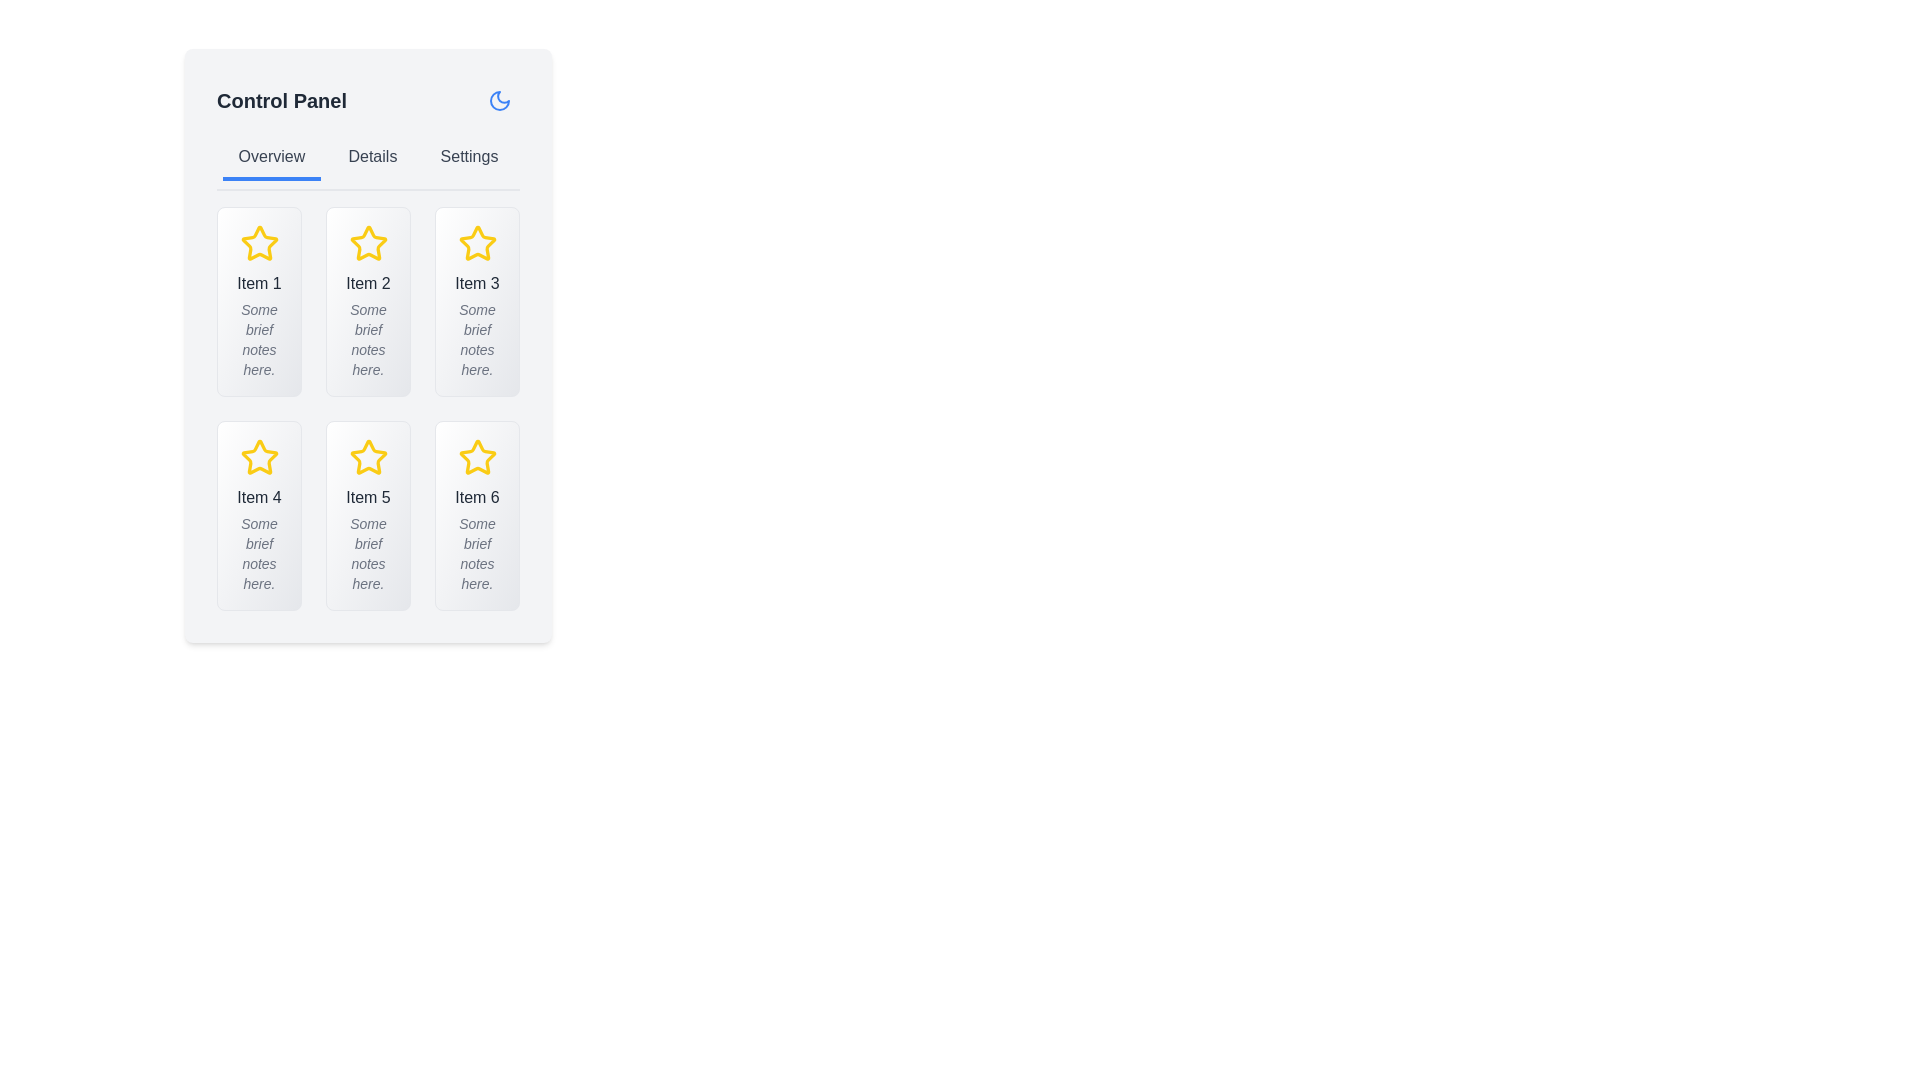 This screenshot has width=1920, height=1080. I want to click on the yellow outlined star icon associated with 'Item 4' in the grid layout, so click(258, 457).